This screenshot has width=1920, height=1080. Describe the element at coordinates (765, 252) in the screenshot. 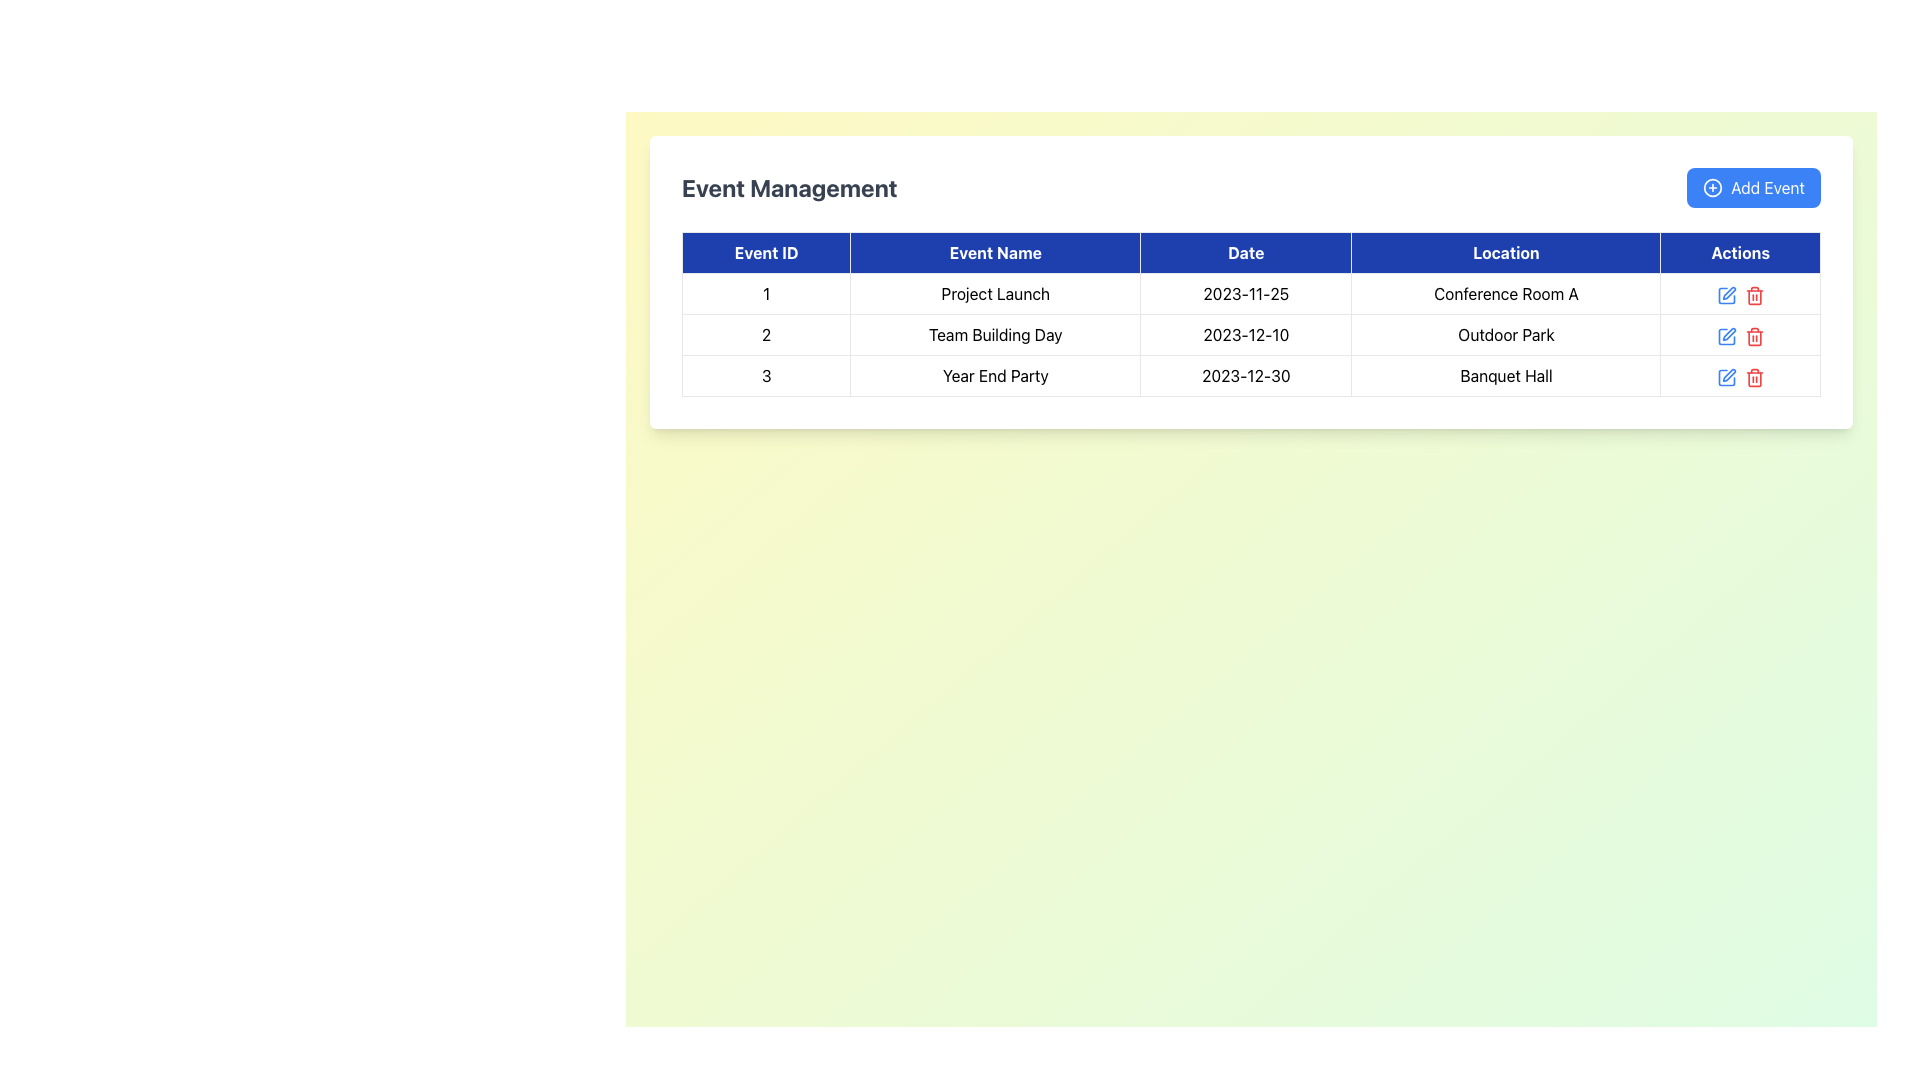

I see `text from the Table Header Cell labeled 'Event ID', which is a blue rectangular box with white text, located at the top-left corner of the table` at that location.